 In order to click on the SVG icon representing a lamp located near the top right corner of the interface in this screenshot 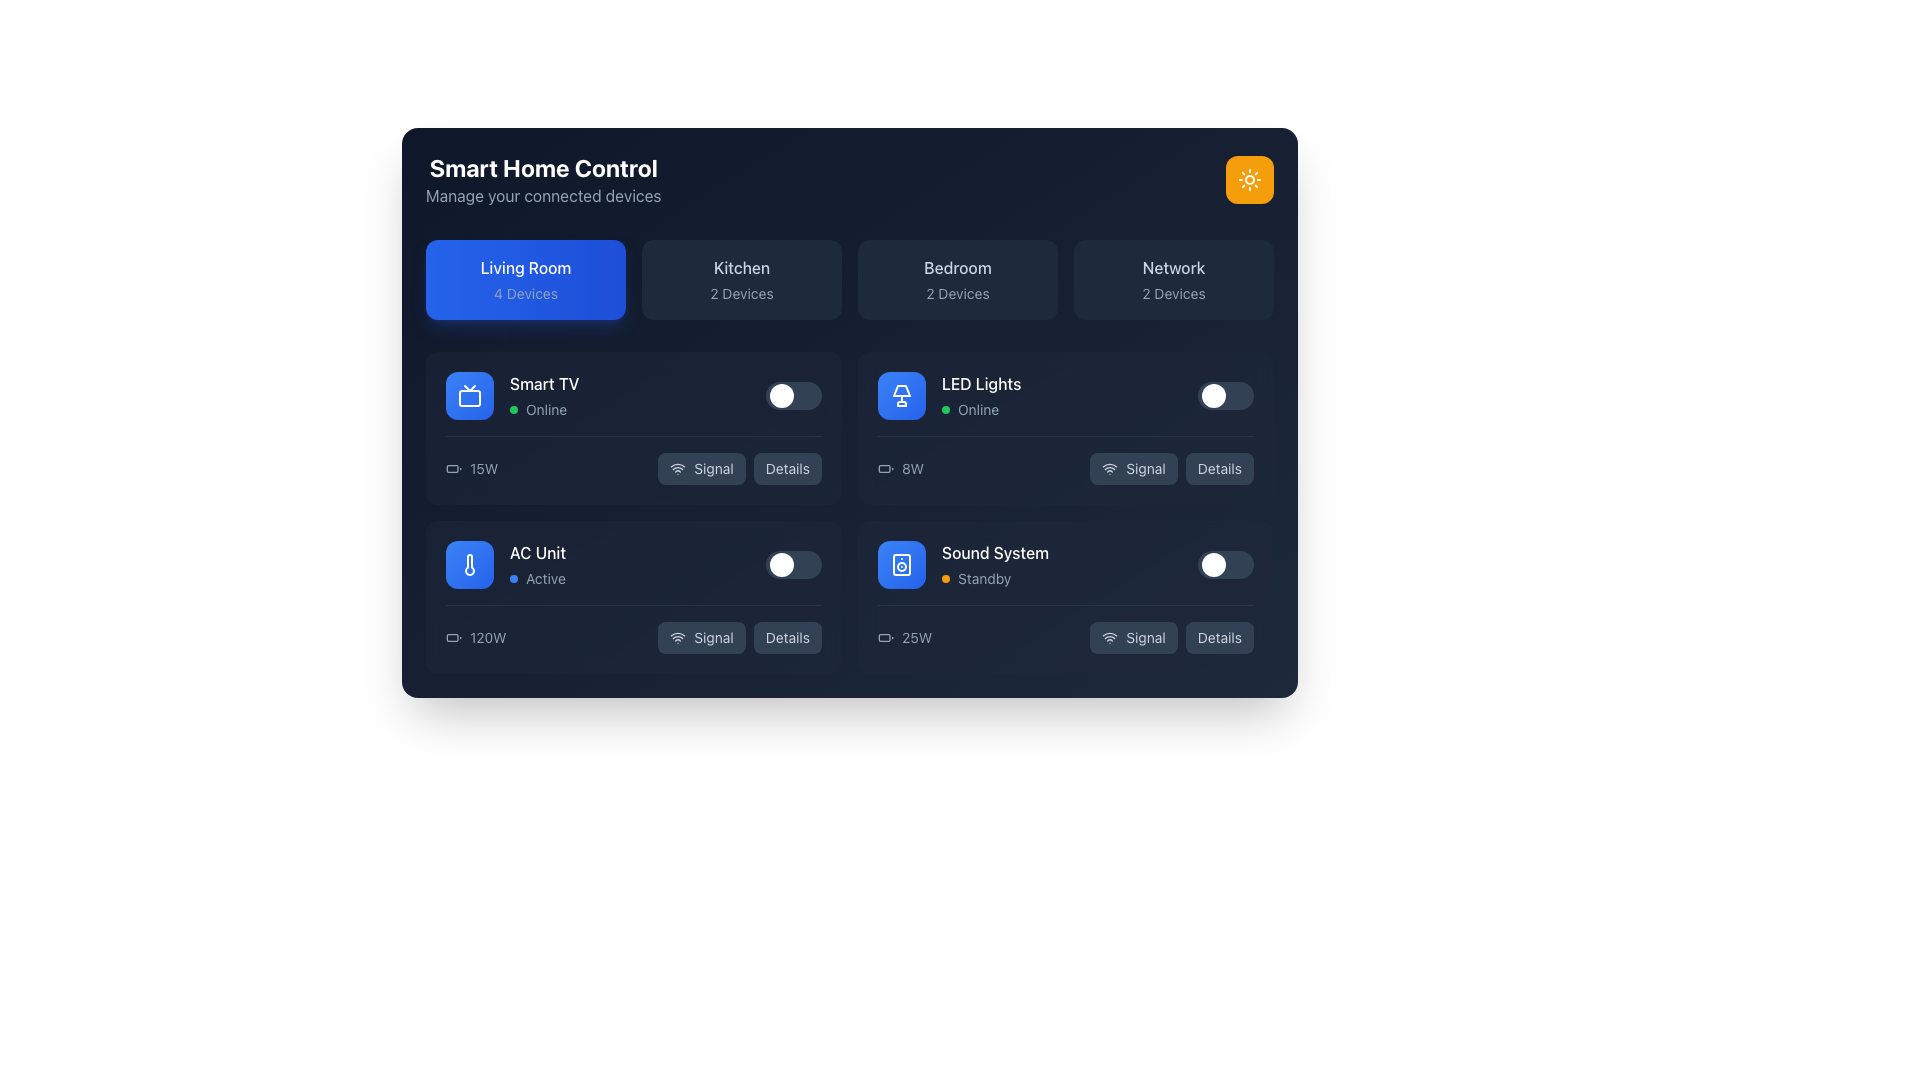, I will do `click(901, 390)`.